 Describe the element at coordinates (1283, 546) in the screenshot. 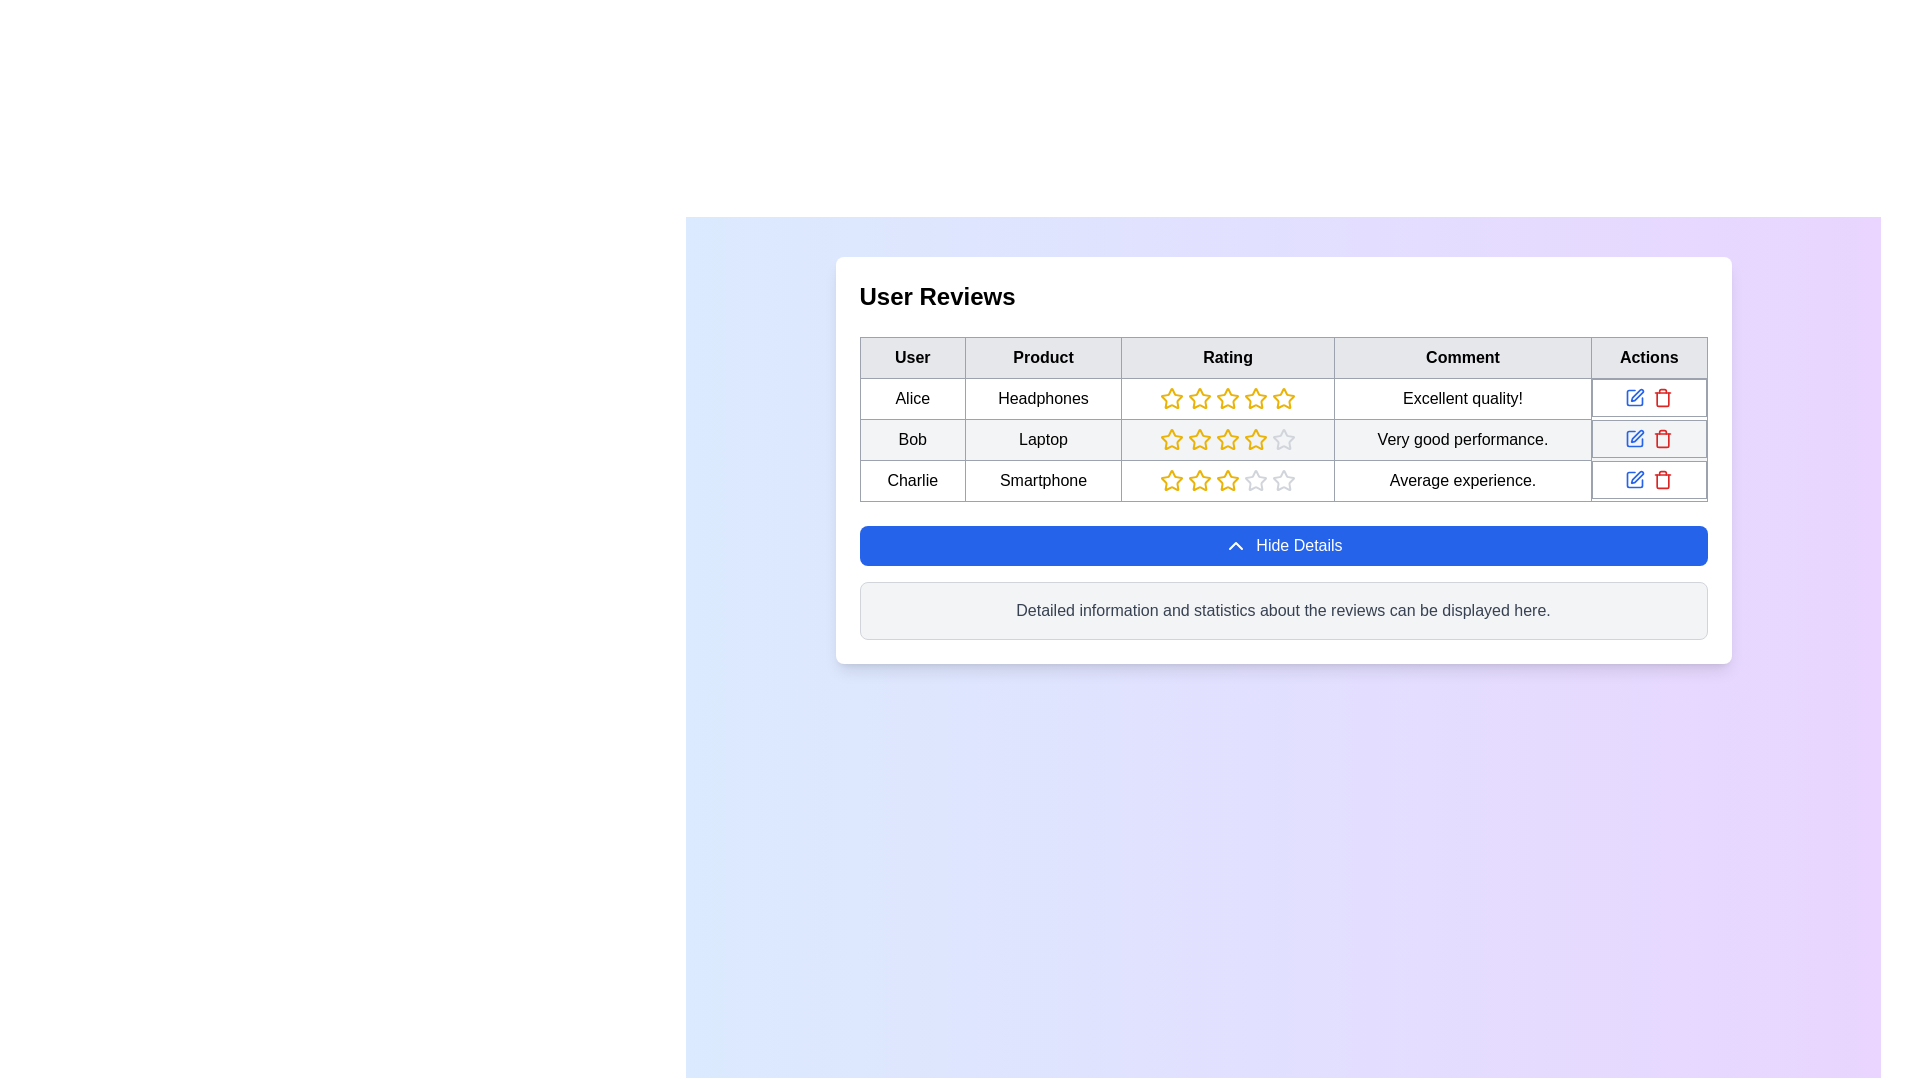

I see `the button that toggles the visibility of additional review details, located centrally below the 'User Reviews' table and above the grey background section, for accessibility navigation` at that location.